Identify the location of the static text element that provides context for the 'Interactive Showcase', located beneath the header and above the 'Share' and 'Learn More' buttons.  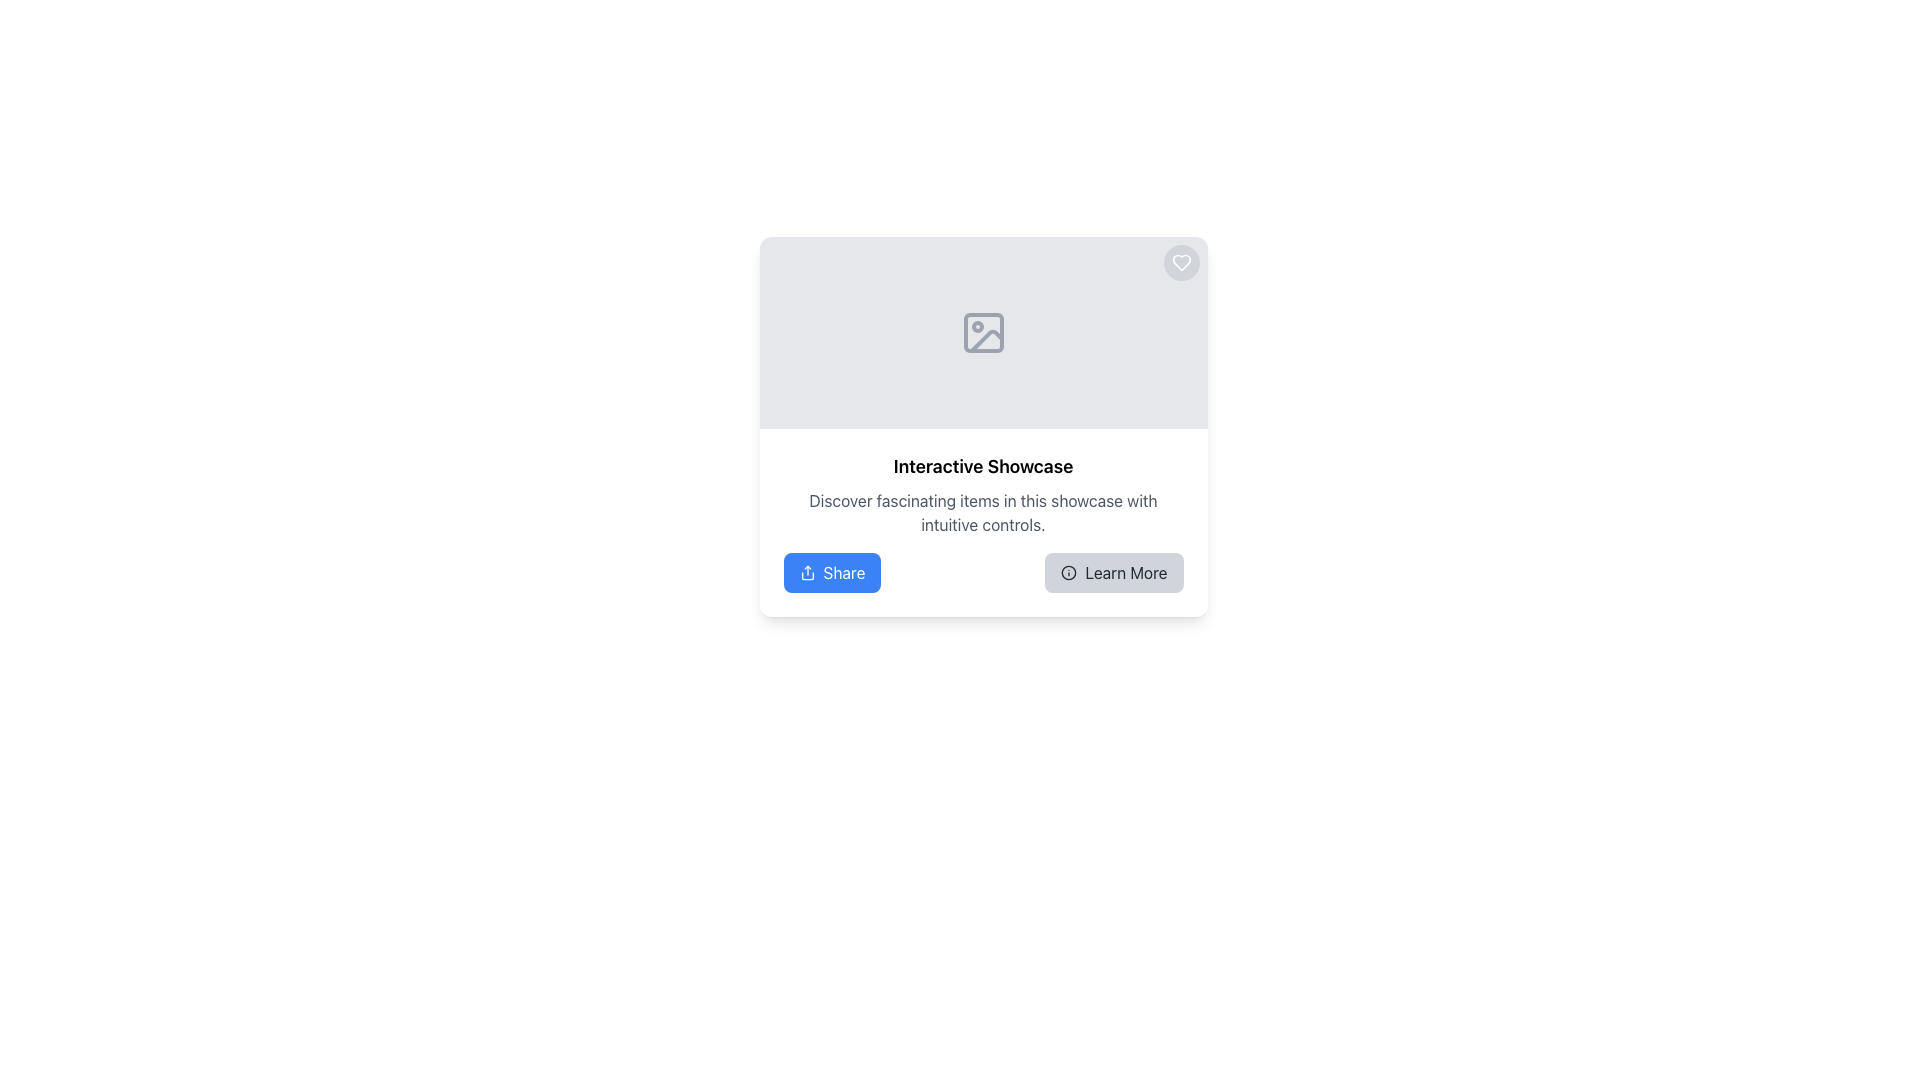
(983, 512).